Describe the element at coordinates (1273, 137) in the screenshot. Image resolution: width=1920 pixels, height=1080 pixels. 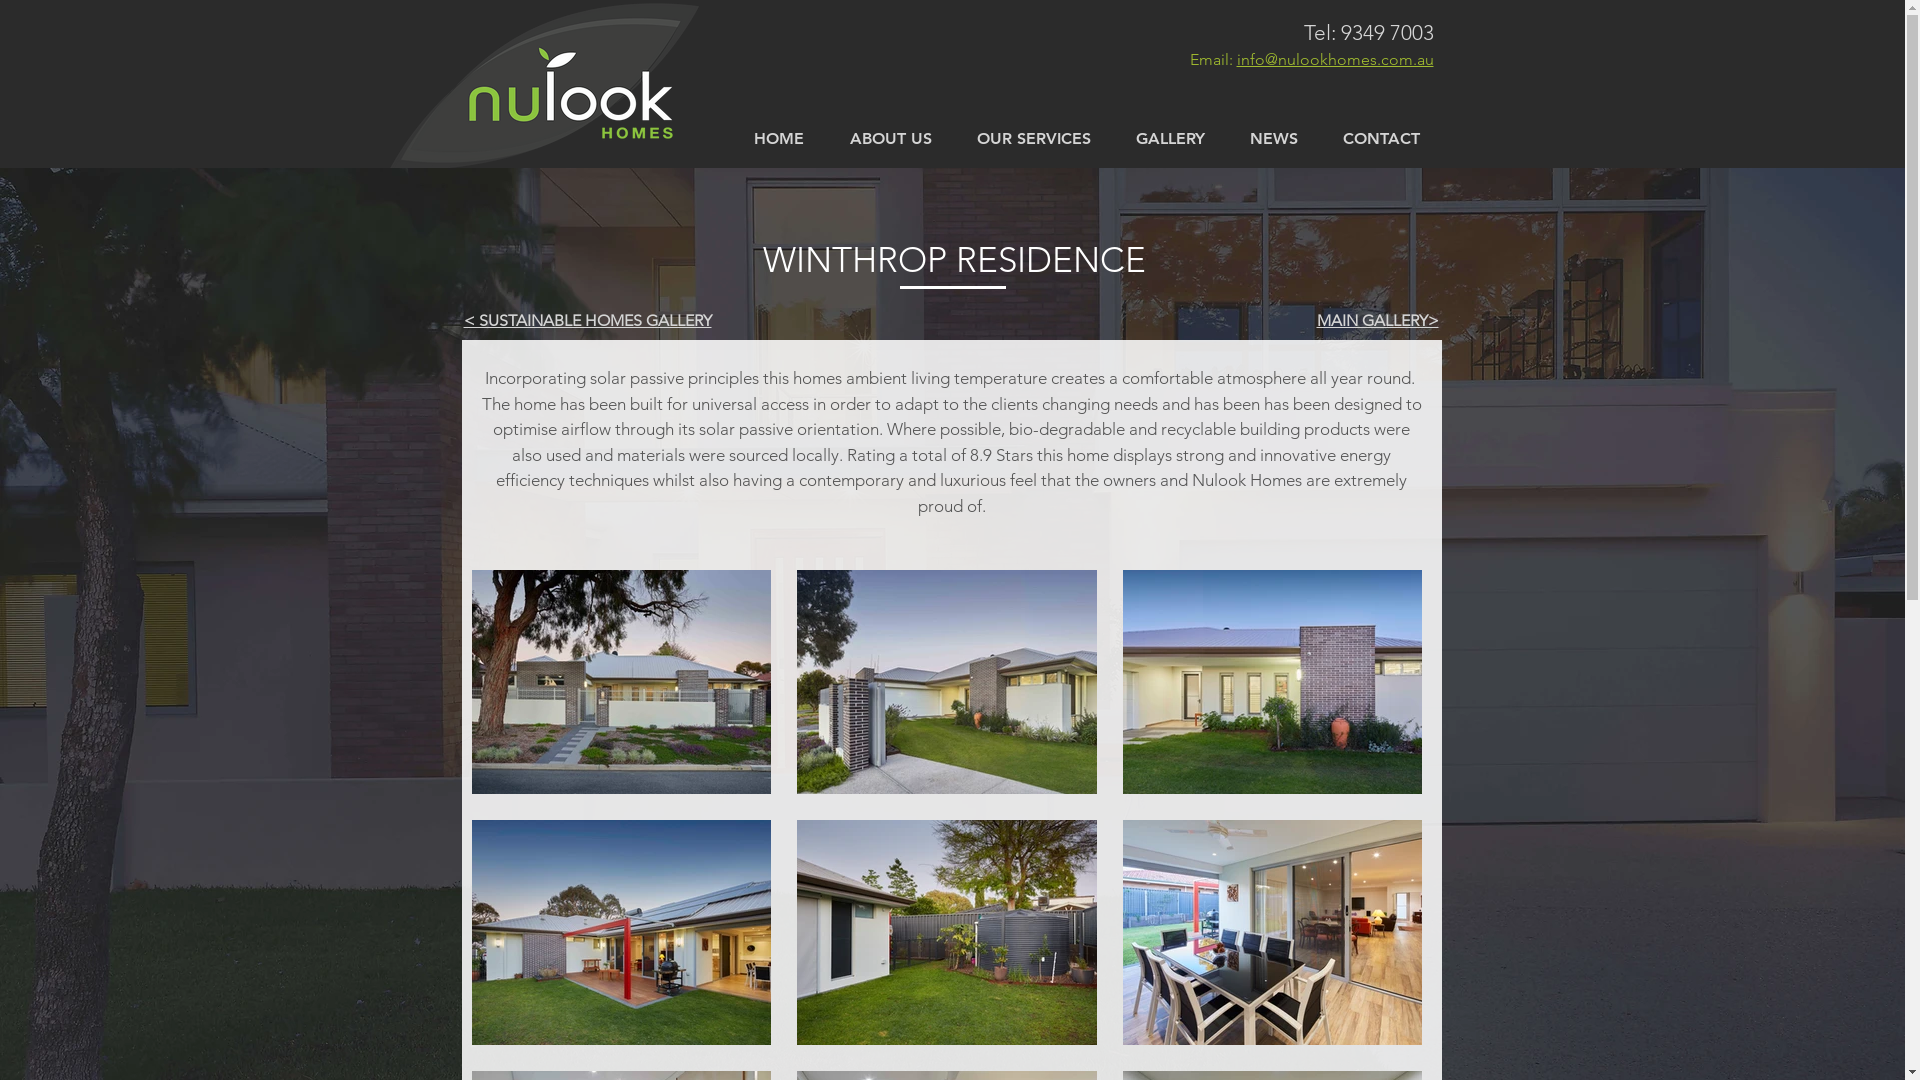
I see `'NEWS'` at that location.